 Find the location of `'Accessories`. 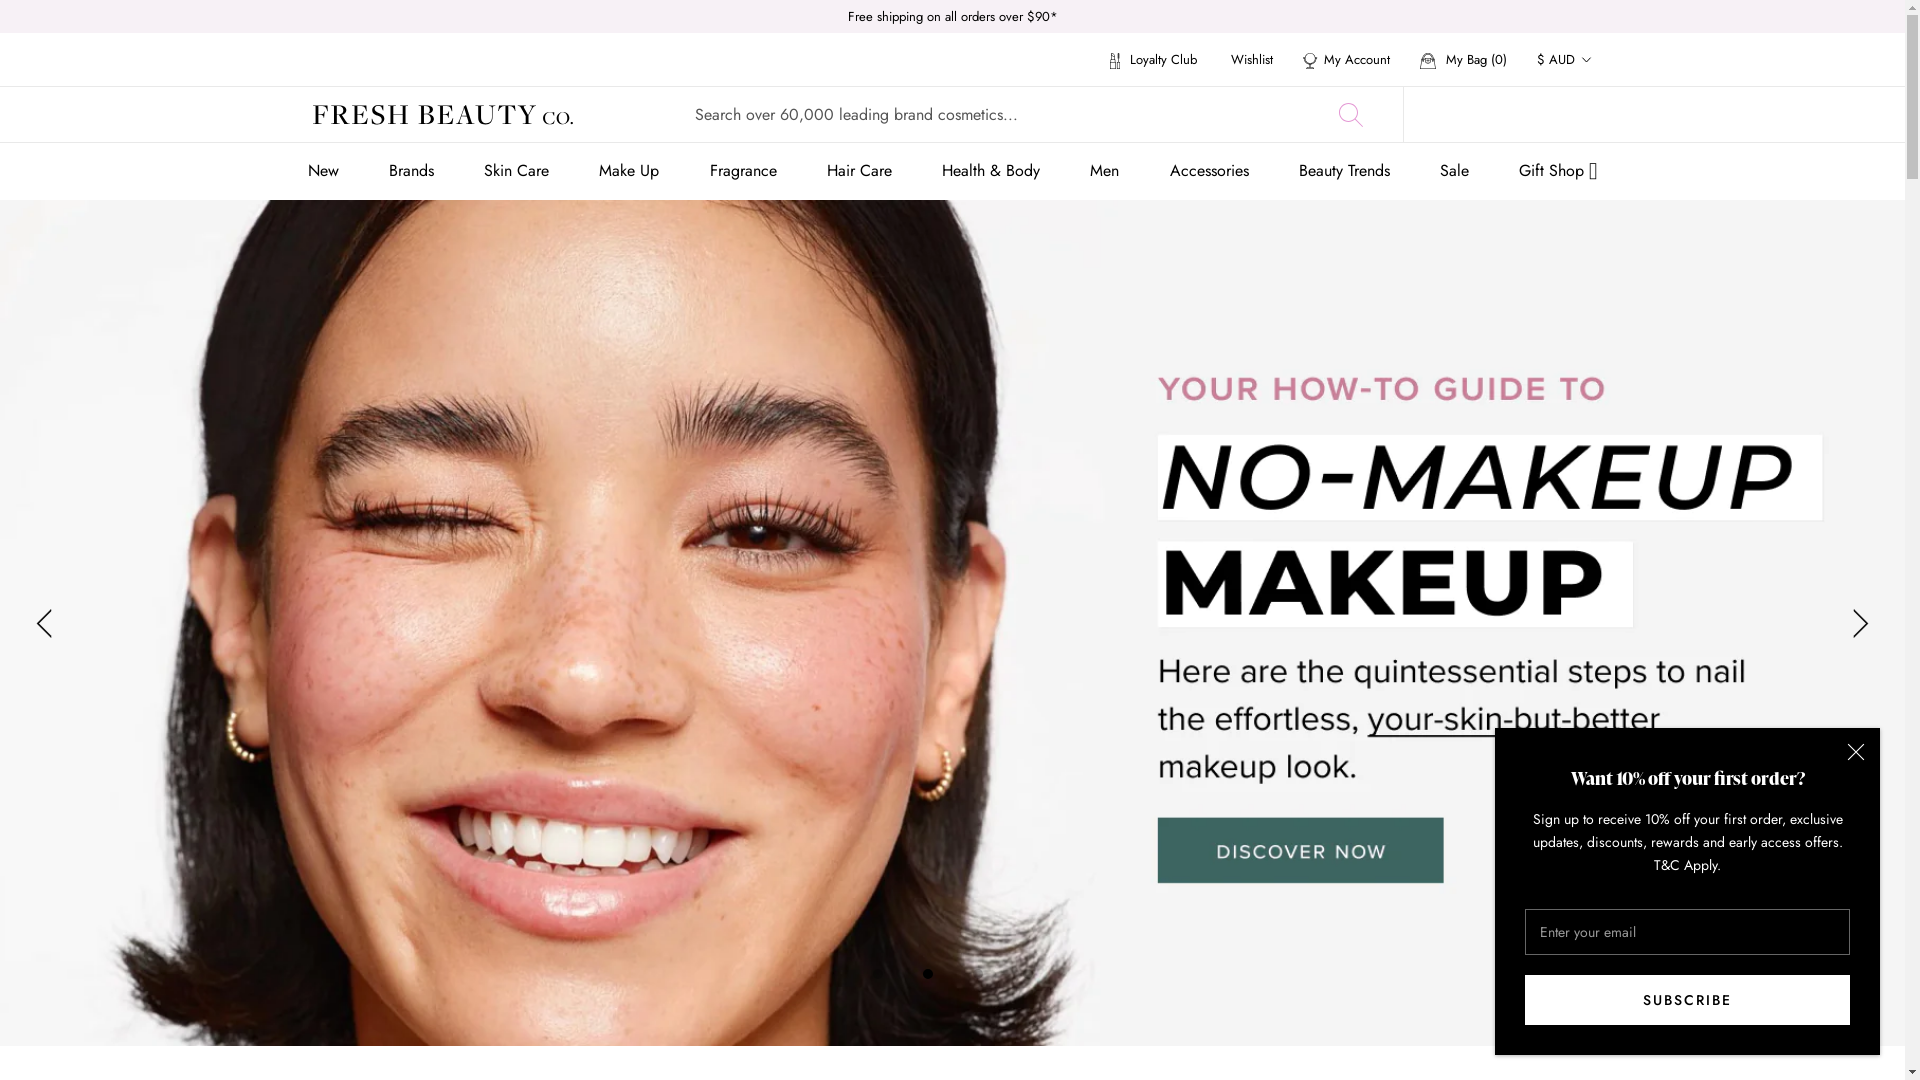

'Accessories is located at coordinates (1208, 169).